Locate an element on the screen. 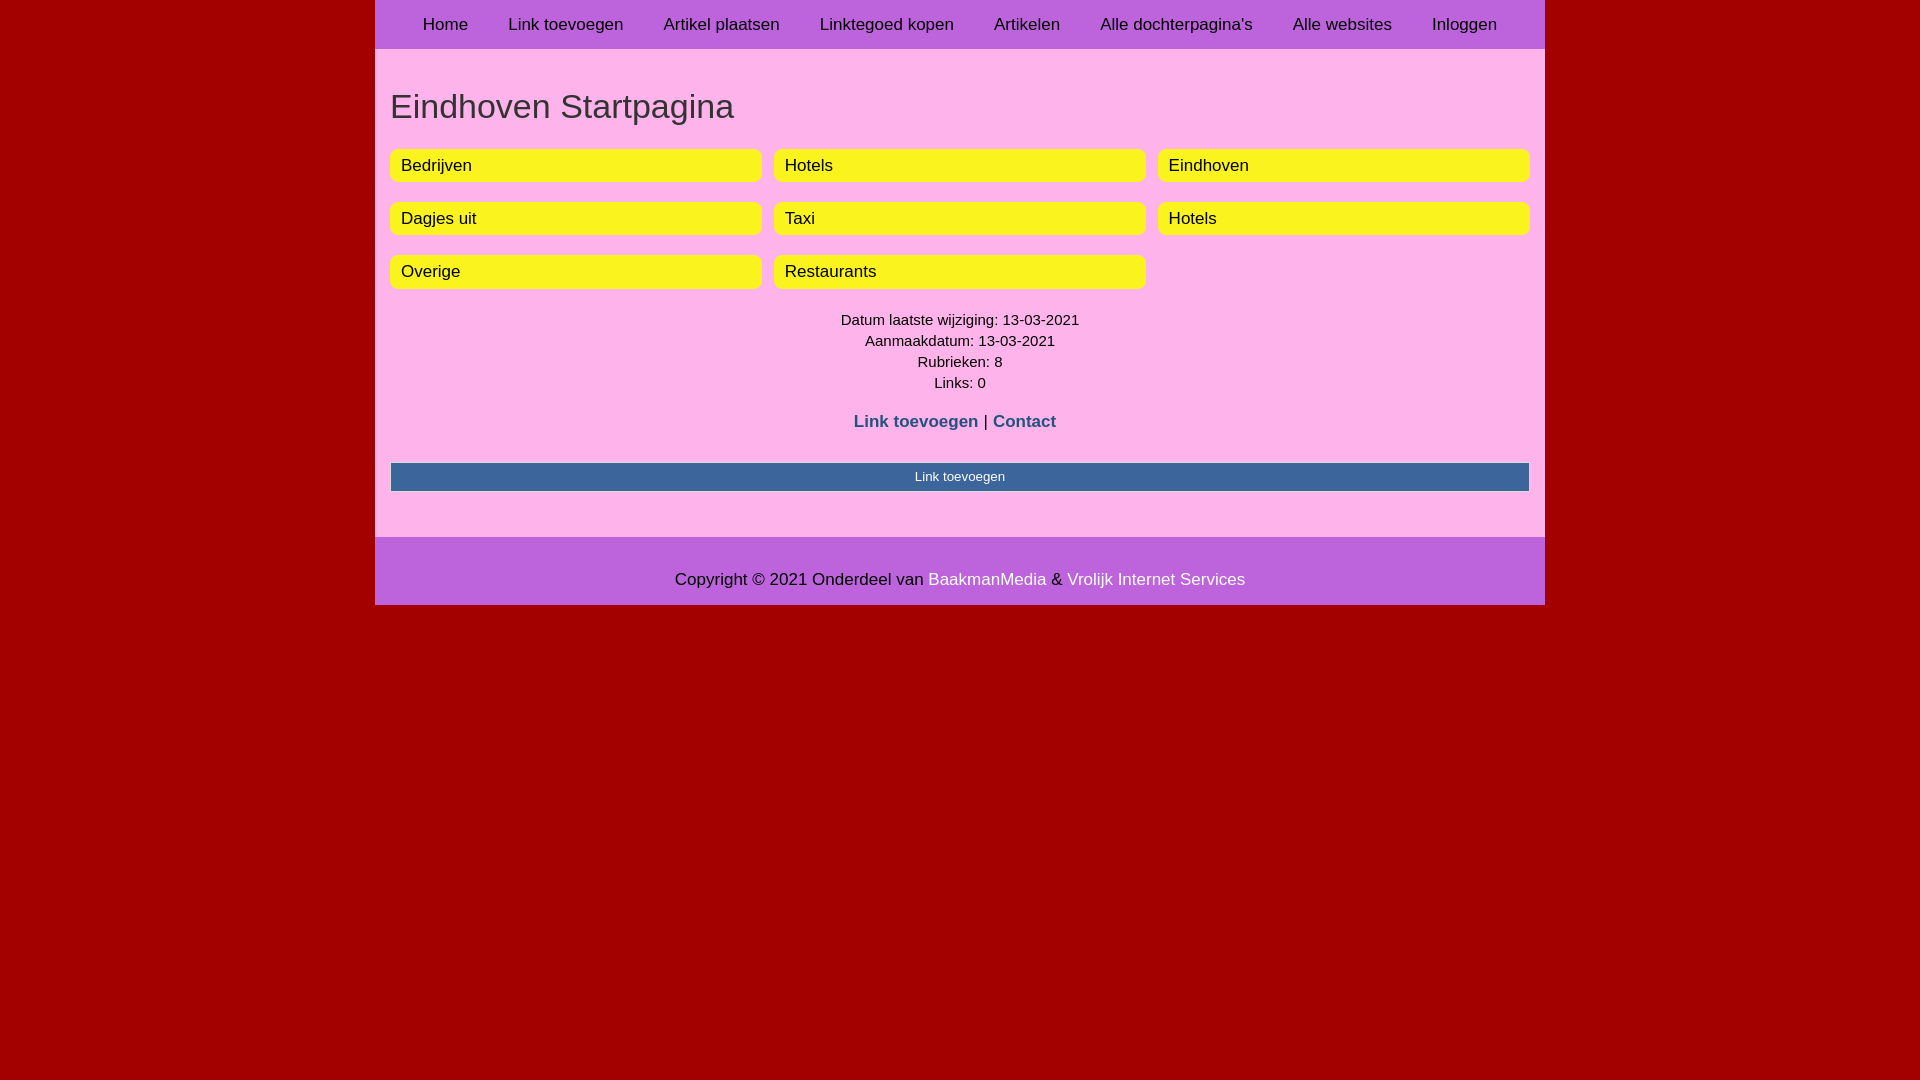 The image size is (1920, 1080). 'Home' is located at coordinates (444, 24).